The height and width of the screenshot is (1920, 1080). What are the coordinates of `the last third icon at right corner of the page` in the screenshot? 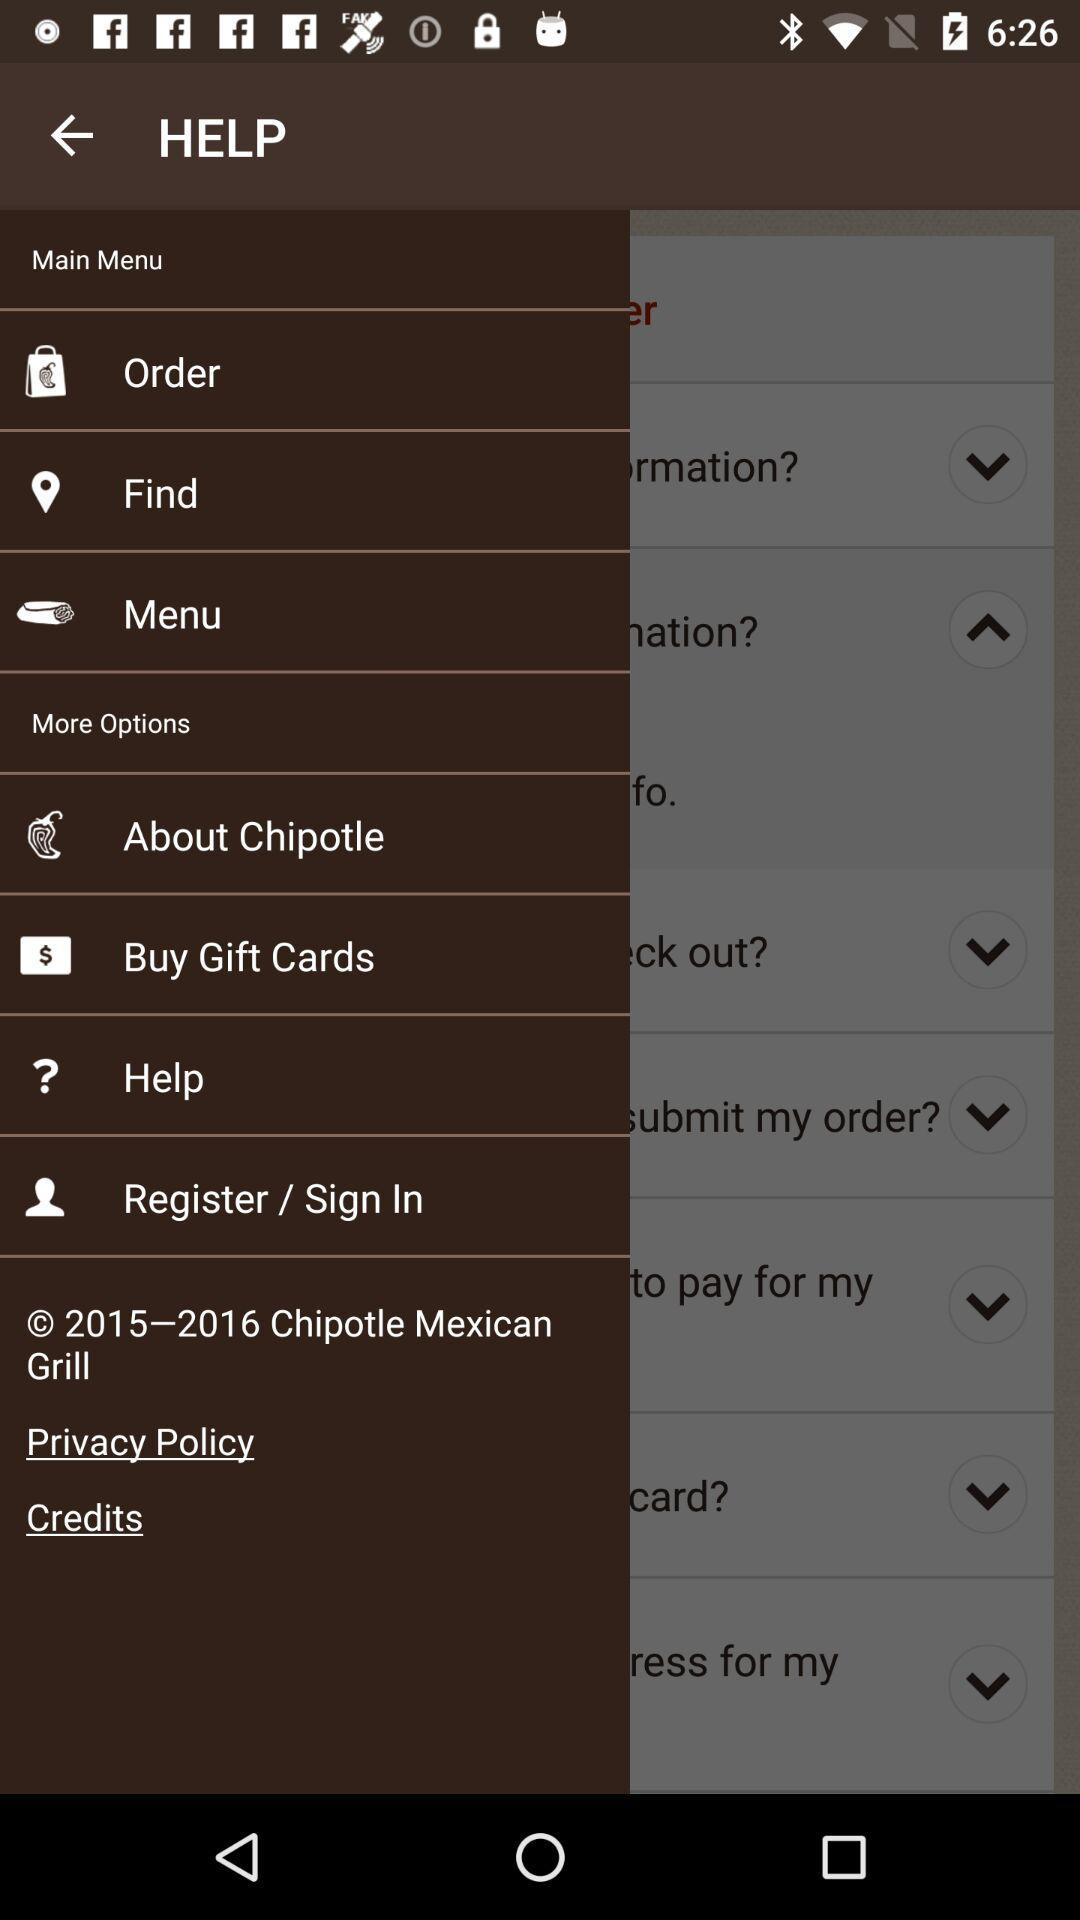 It's located at (987, 1304).